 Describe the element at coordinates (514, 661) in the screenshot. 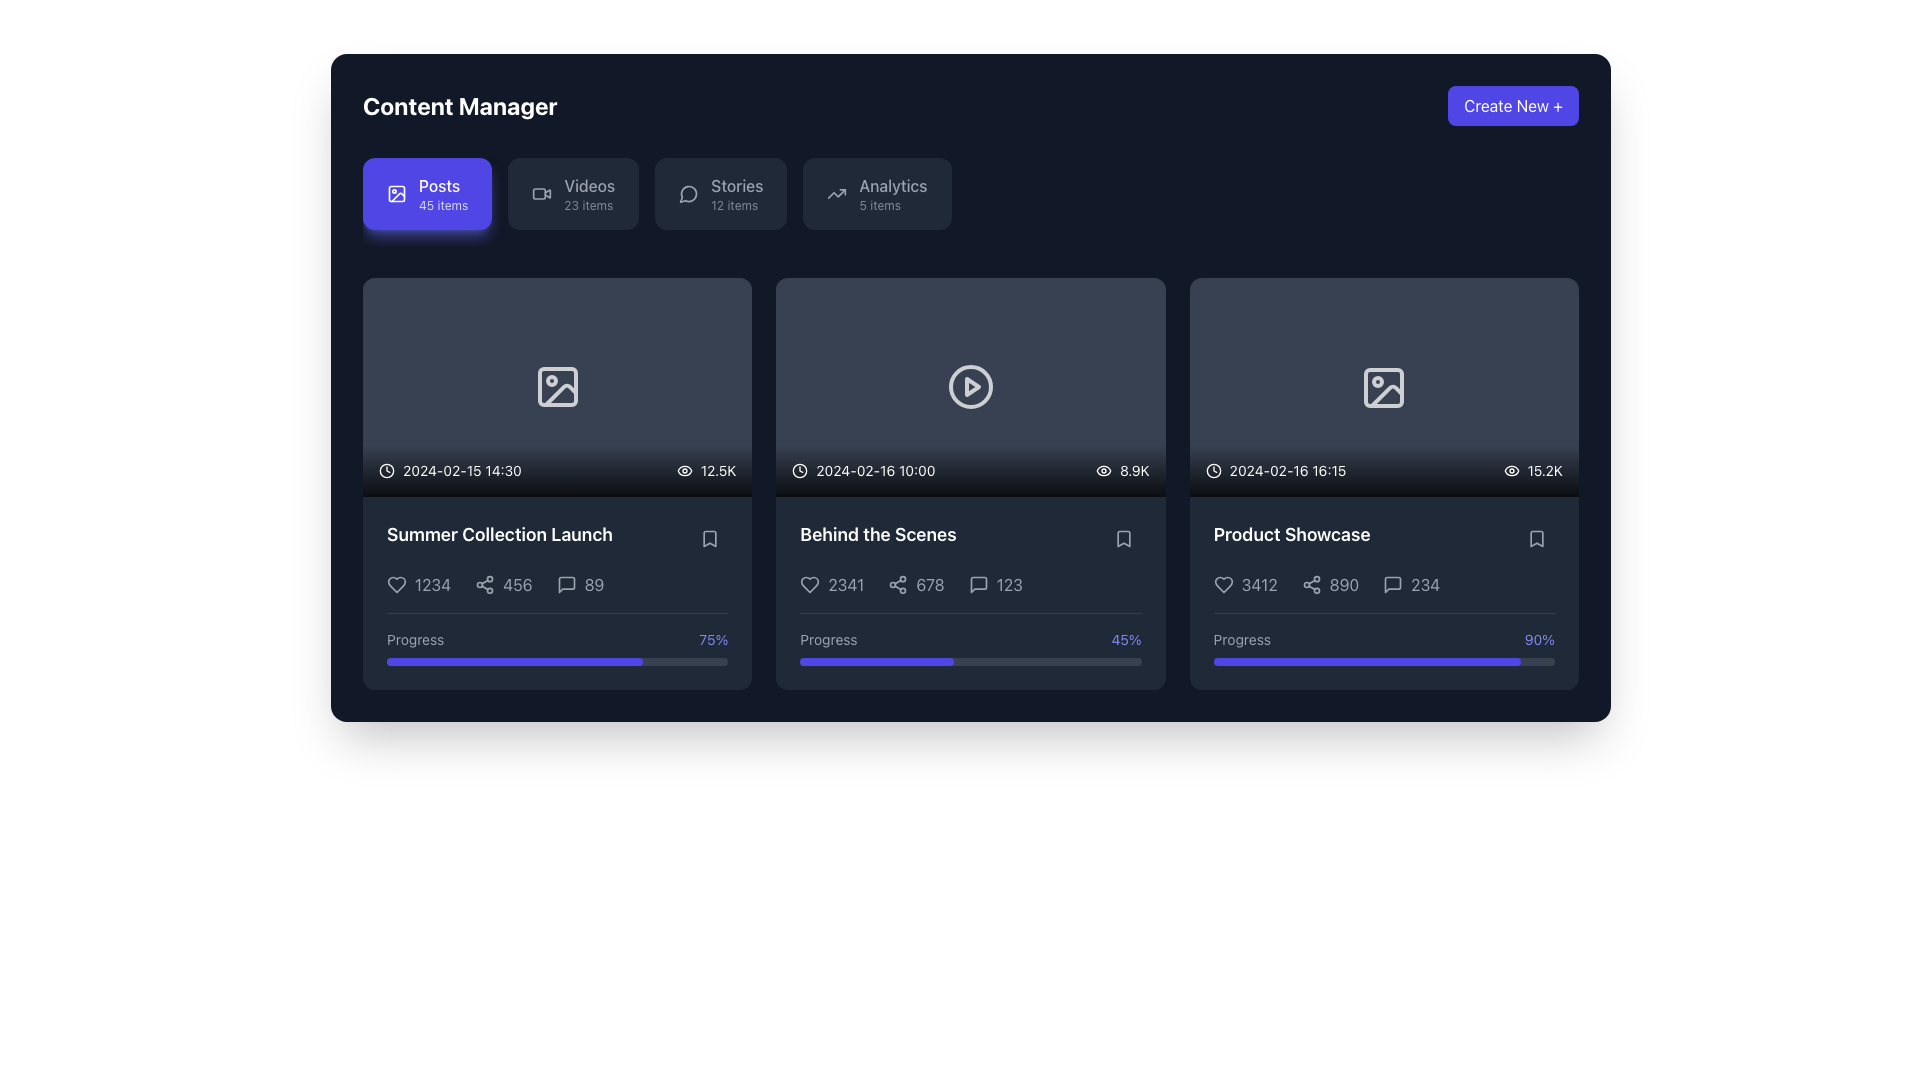

I see `the horizontal progress bar that is indigo-gray and represents 75% progress, located underneath the 'Summer Collection Launch' card in the first column of the grid` at that location.